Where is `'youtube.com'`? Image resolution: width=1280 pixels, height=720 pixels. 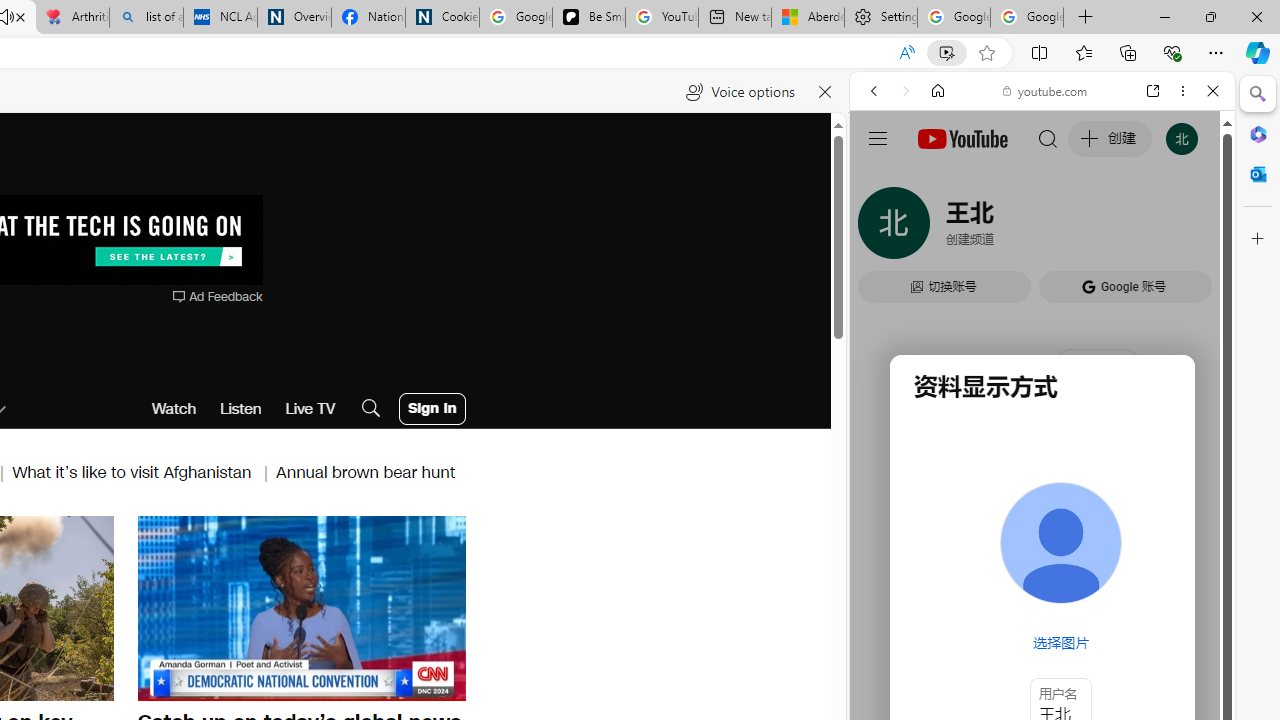 'youtube.com' is located at coordinates (1045, 91).